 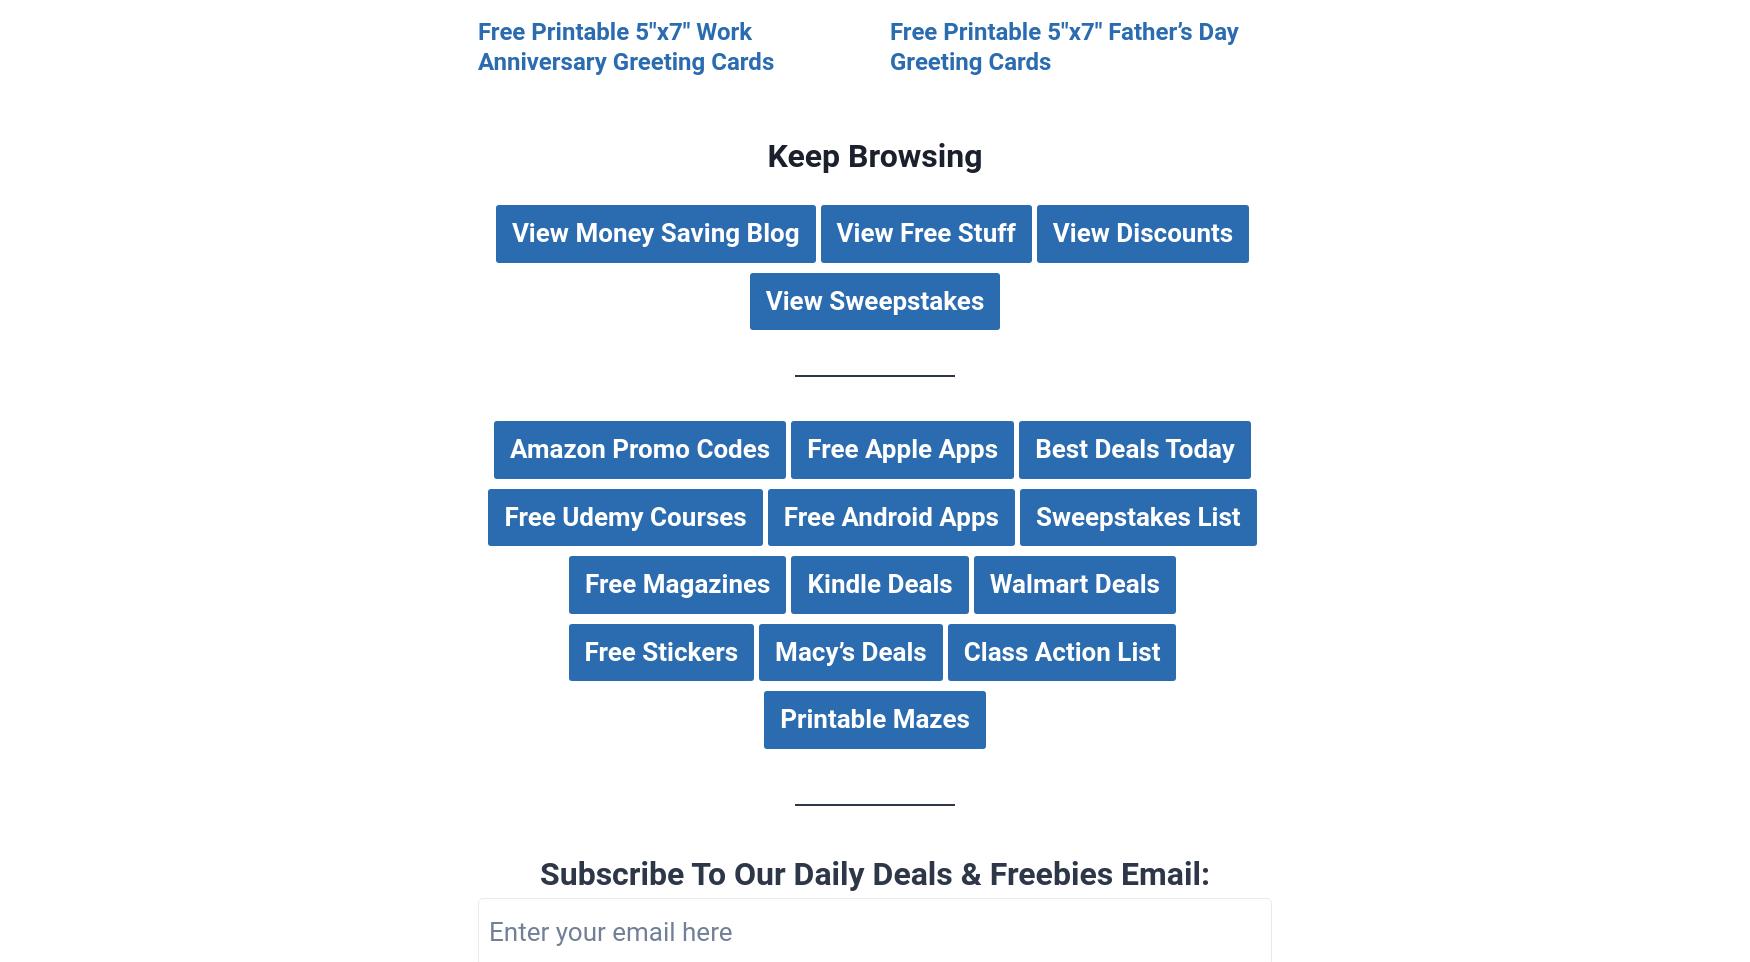 I want to click on 'Walmart Deals', so click(x=1073, y=583).